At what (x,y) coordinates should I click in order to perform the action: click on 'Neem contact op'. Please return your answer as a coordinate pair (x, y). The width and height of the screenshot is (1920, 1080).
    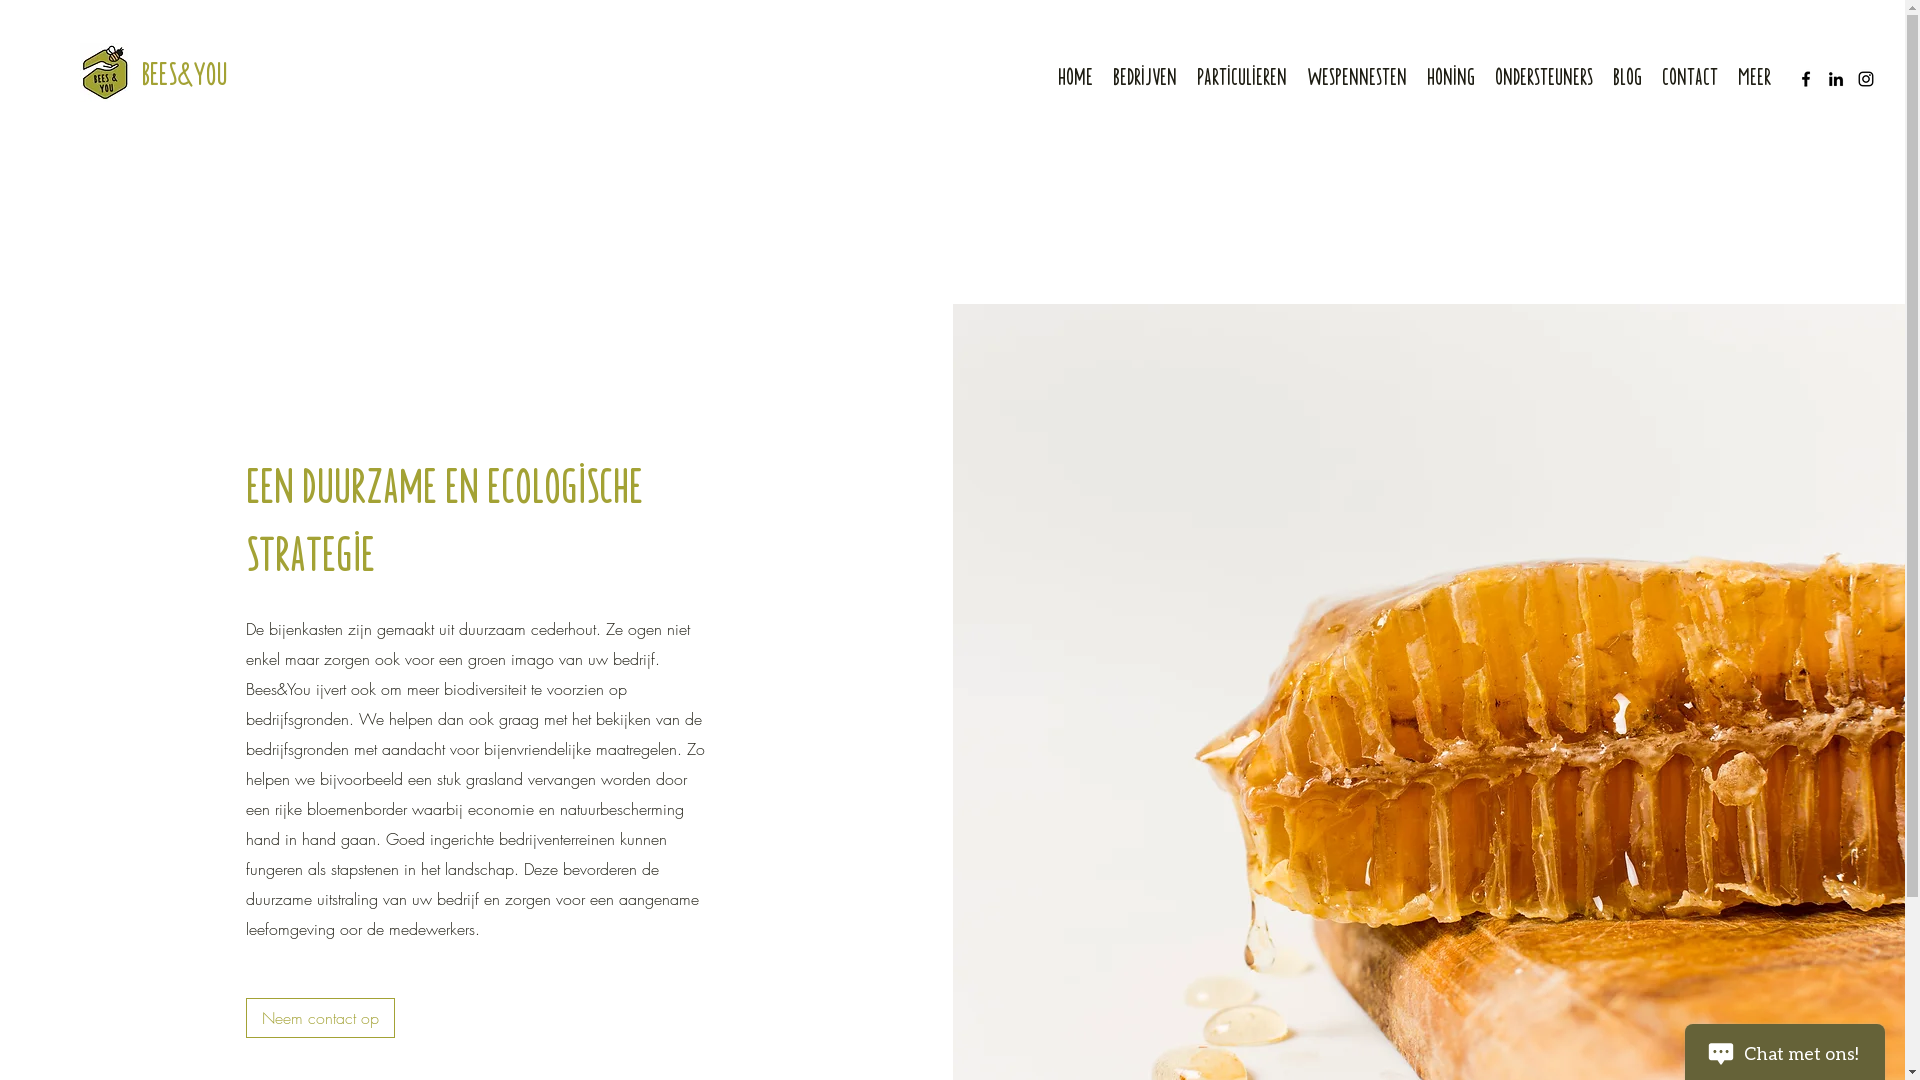
    Looking at the image, I should click on (320, 1018).